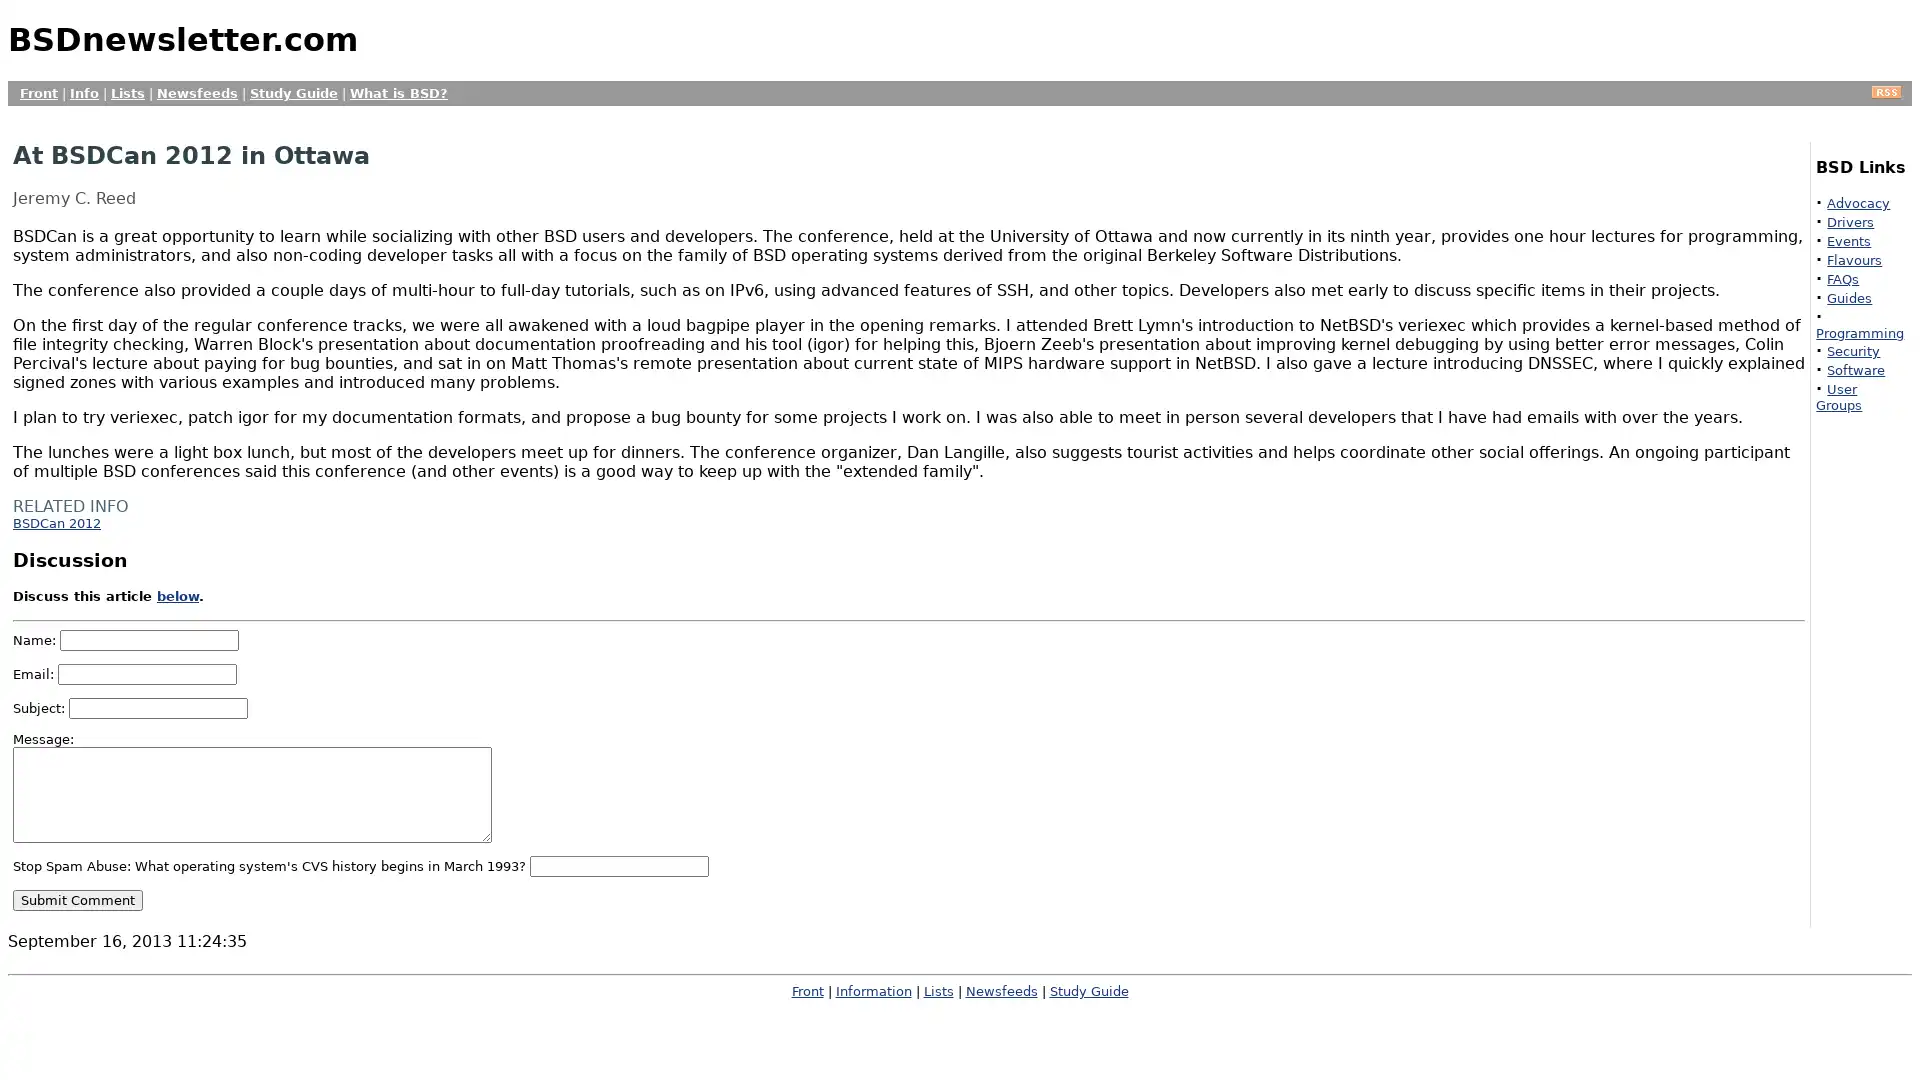 Image resolution: width=1920 pixels, height=1080 pixels. What do you see at coordinates (77, 900) in the screenshot?
I see `Submit Comment` at bounding box center [77, 900].